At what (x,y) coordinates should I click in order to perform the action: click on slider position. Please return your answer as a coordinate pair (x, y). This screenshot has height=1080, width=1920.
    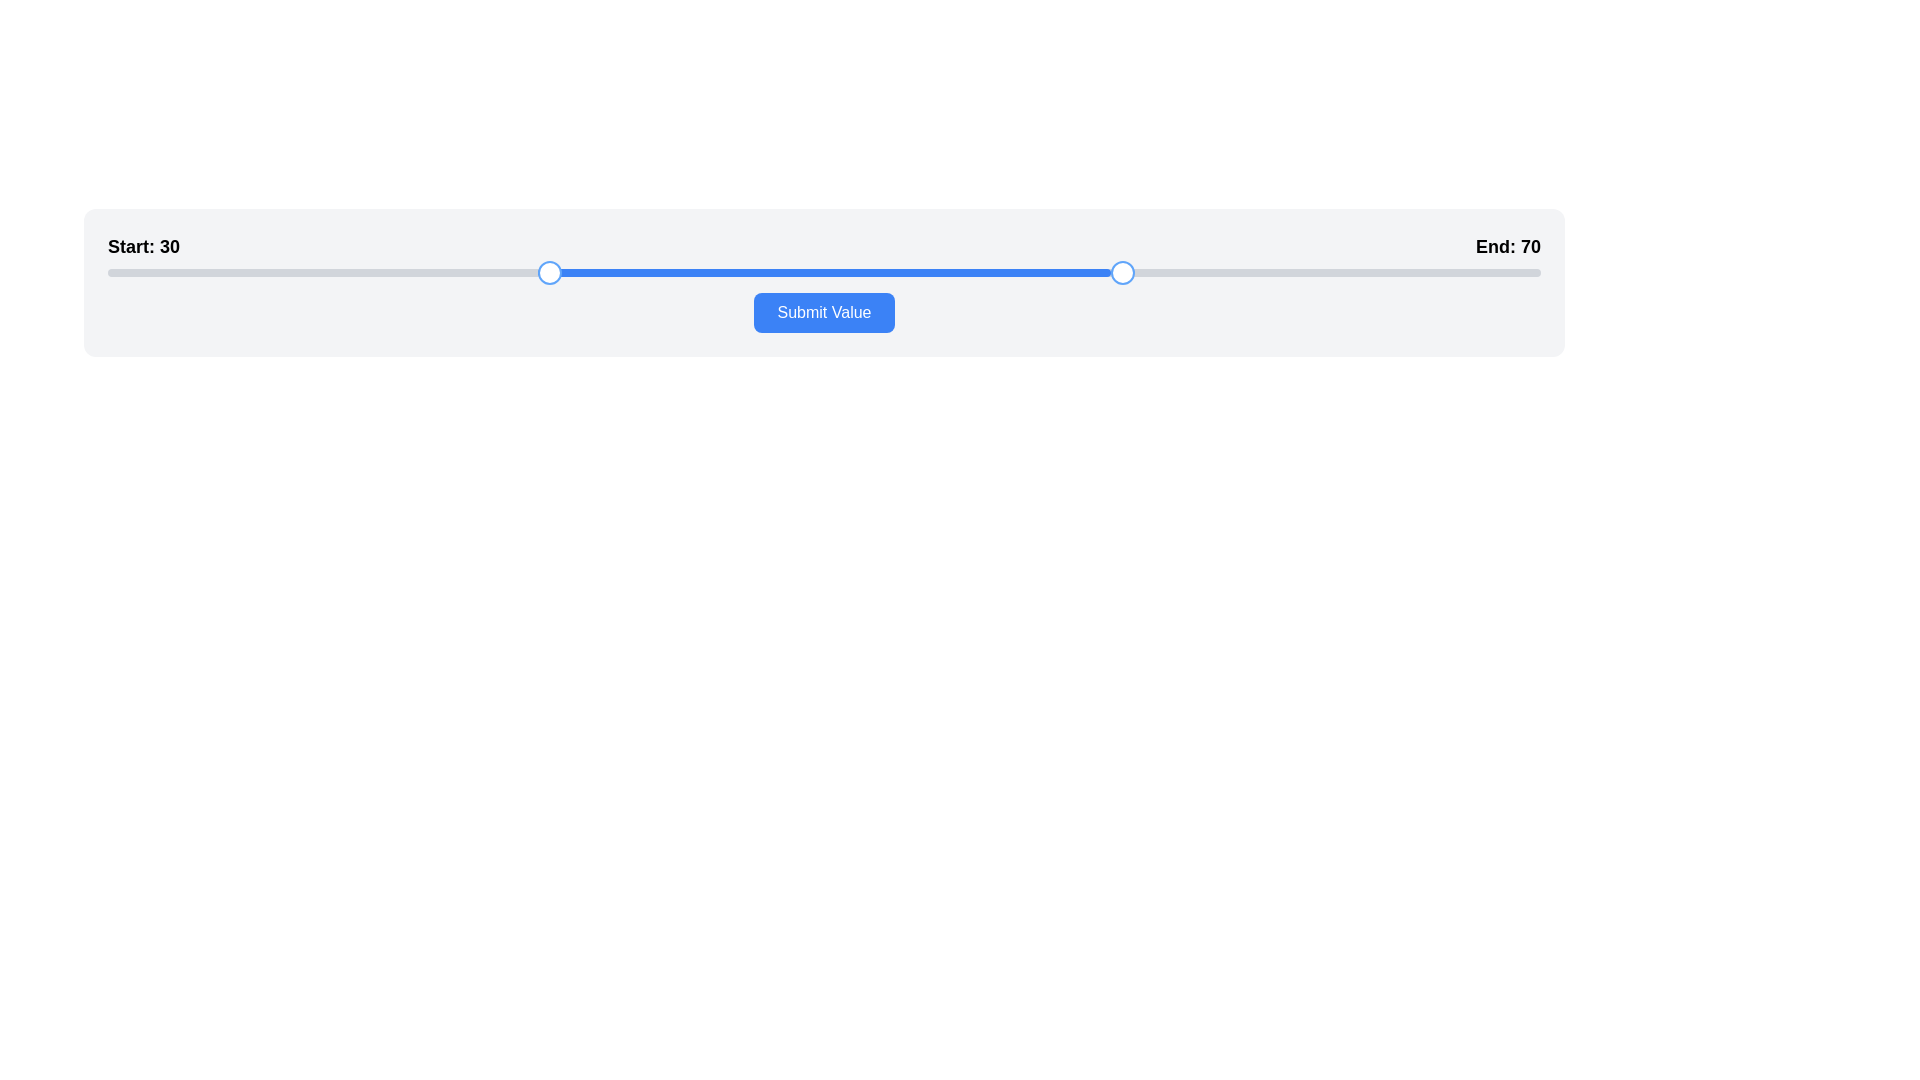
    Looking at the image, I should click on (539, 273).